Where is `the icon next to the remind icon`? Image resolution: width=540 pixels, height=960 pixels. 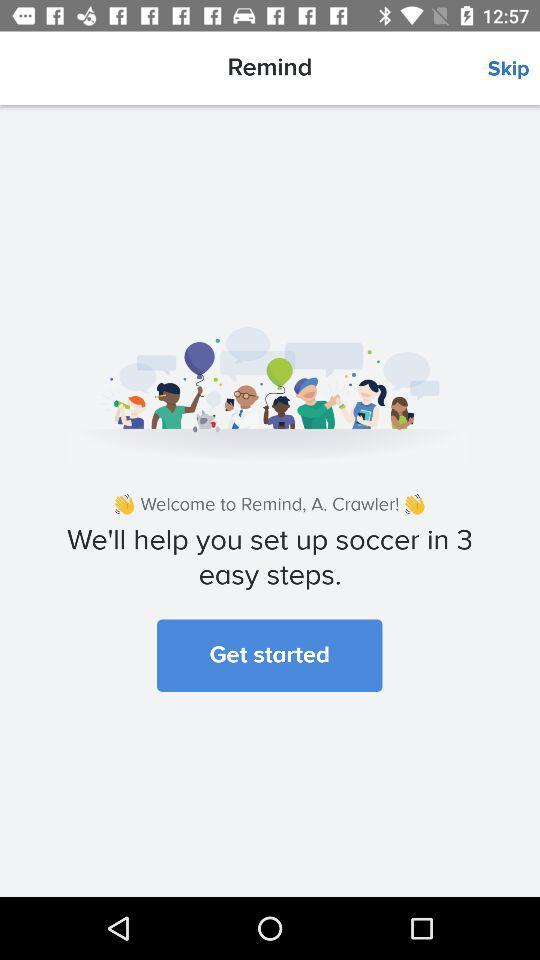 the icon next to the remind icon is located at coordinates (513, 69).